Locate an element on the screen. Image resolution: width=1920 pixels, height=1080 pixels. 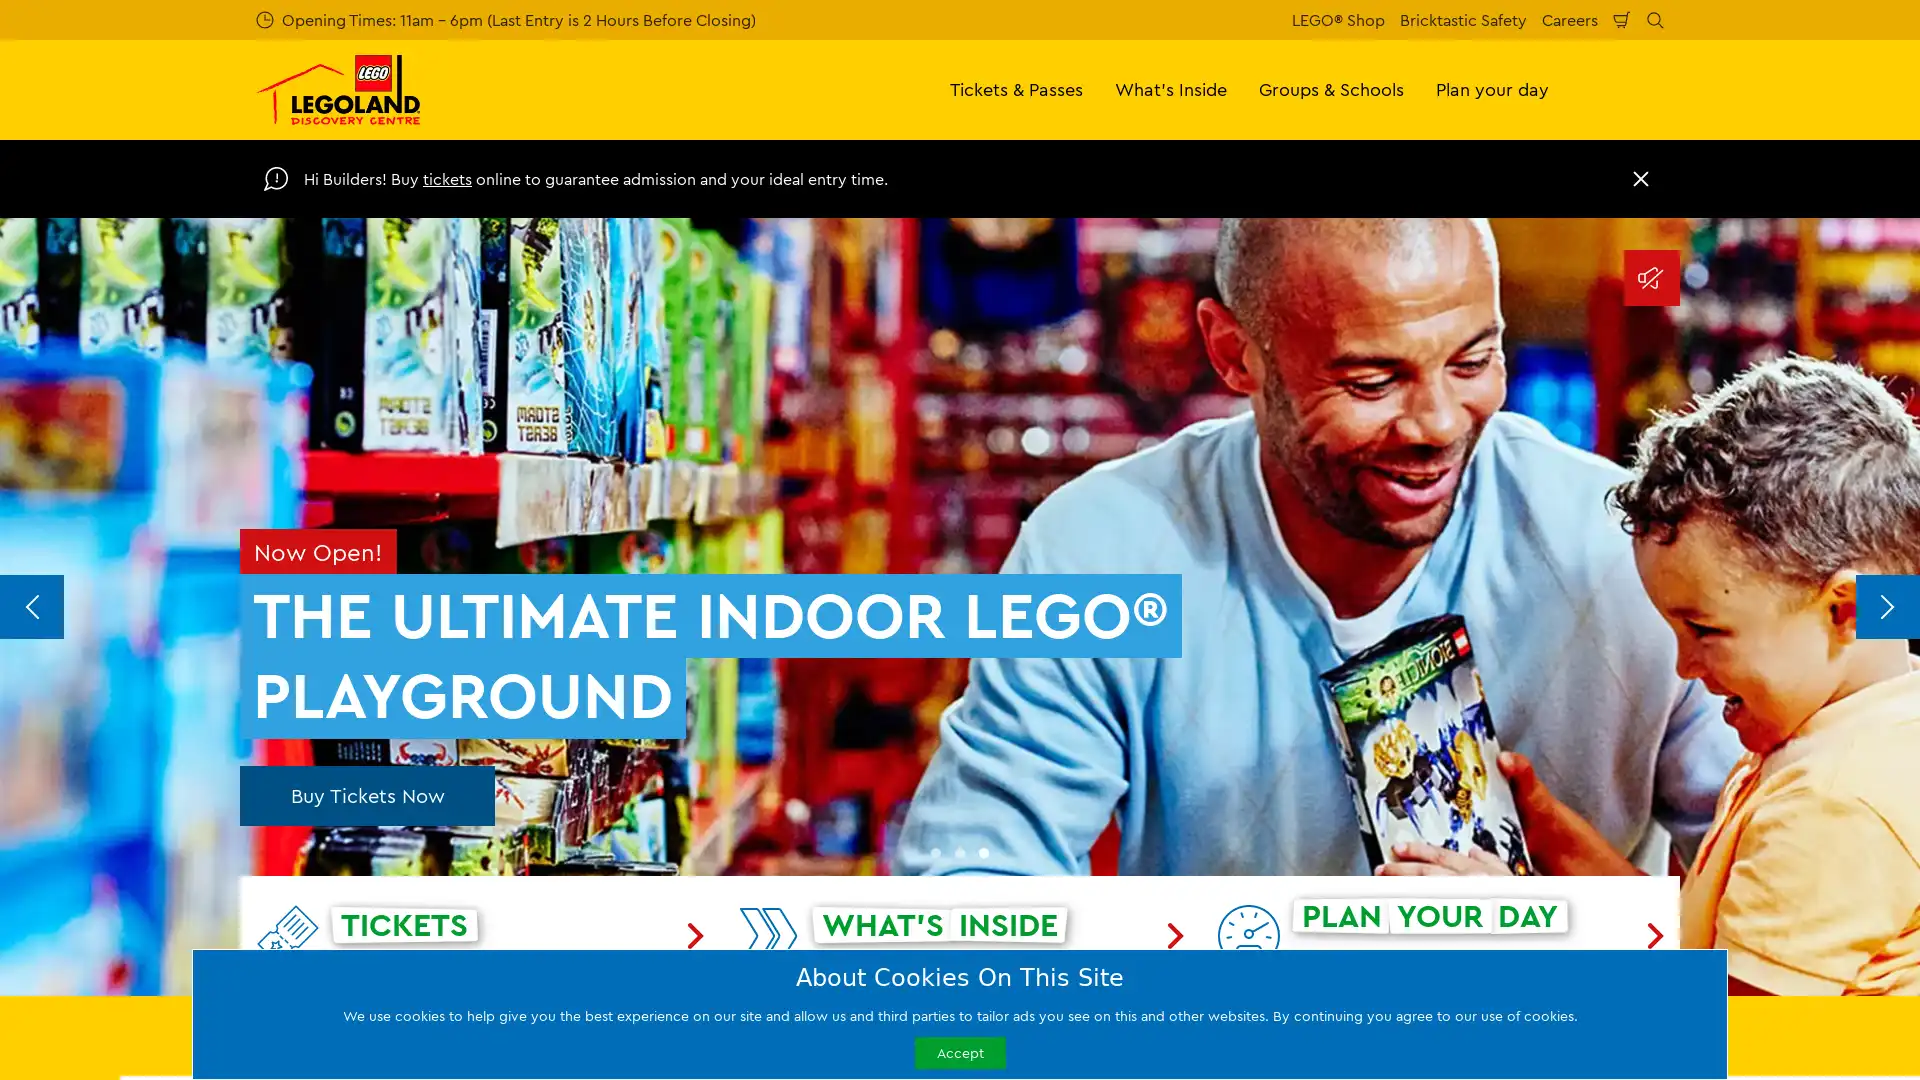
Shopping Cart is located at coordinates (1622, 19).